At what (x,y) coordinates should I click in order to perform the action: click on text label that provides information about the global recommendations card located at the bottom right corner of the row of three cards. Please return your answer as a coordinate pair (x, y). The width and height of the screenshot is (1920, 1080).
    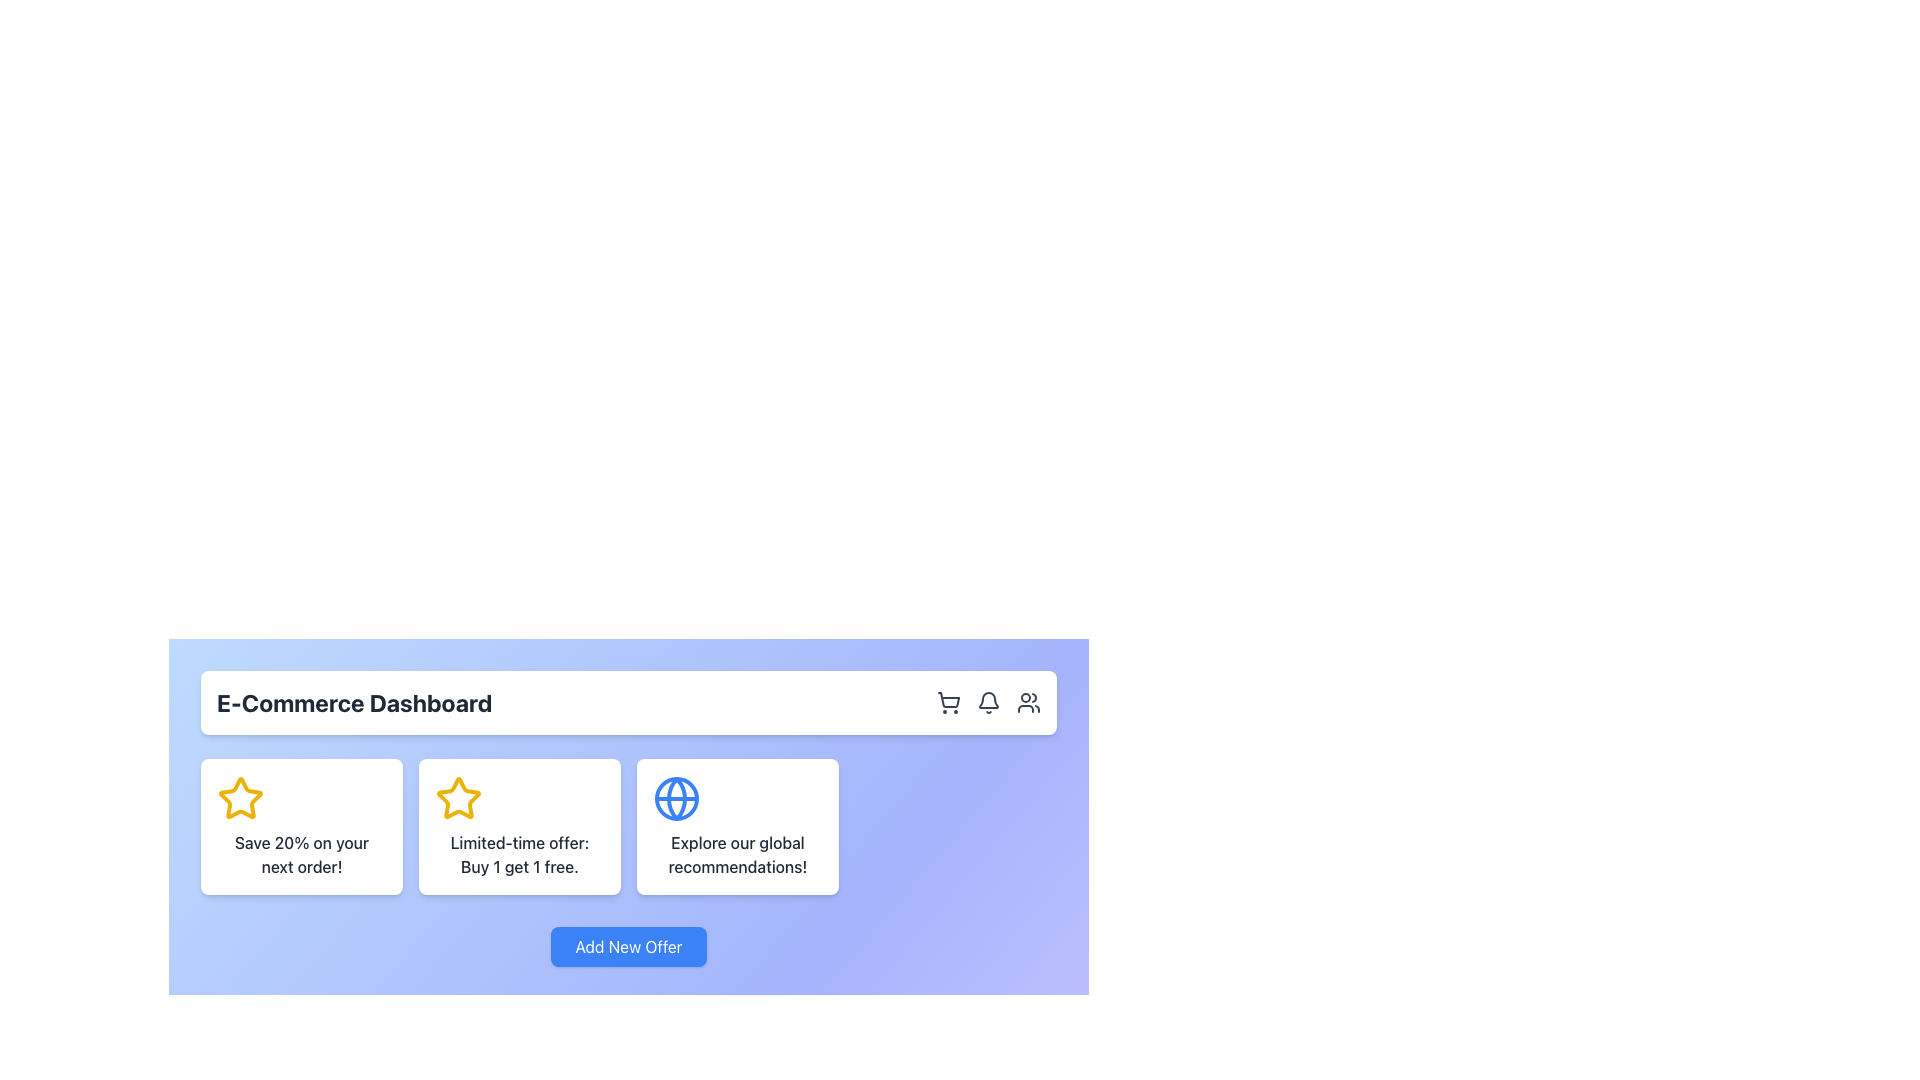
    Looking at the image, I should click on (737, 855).